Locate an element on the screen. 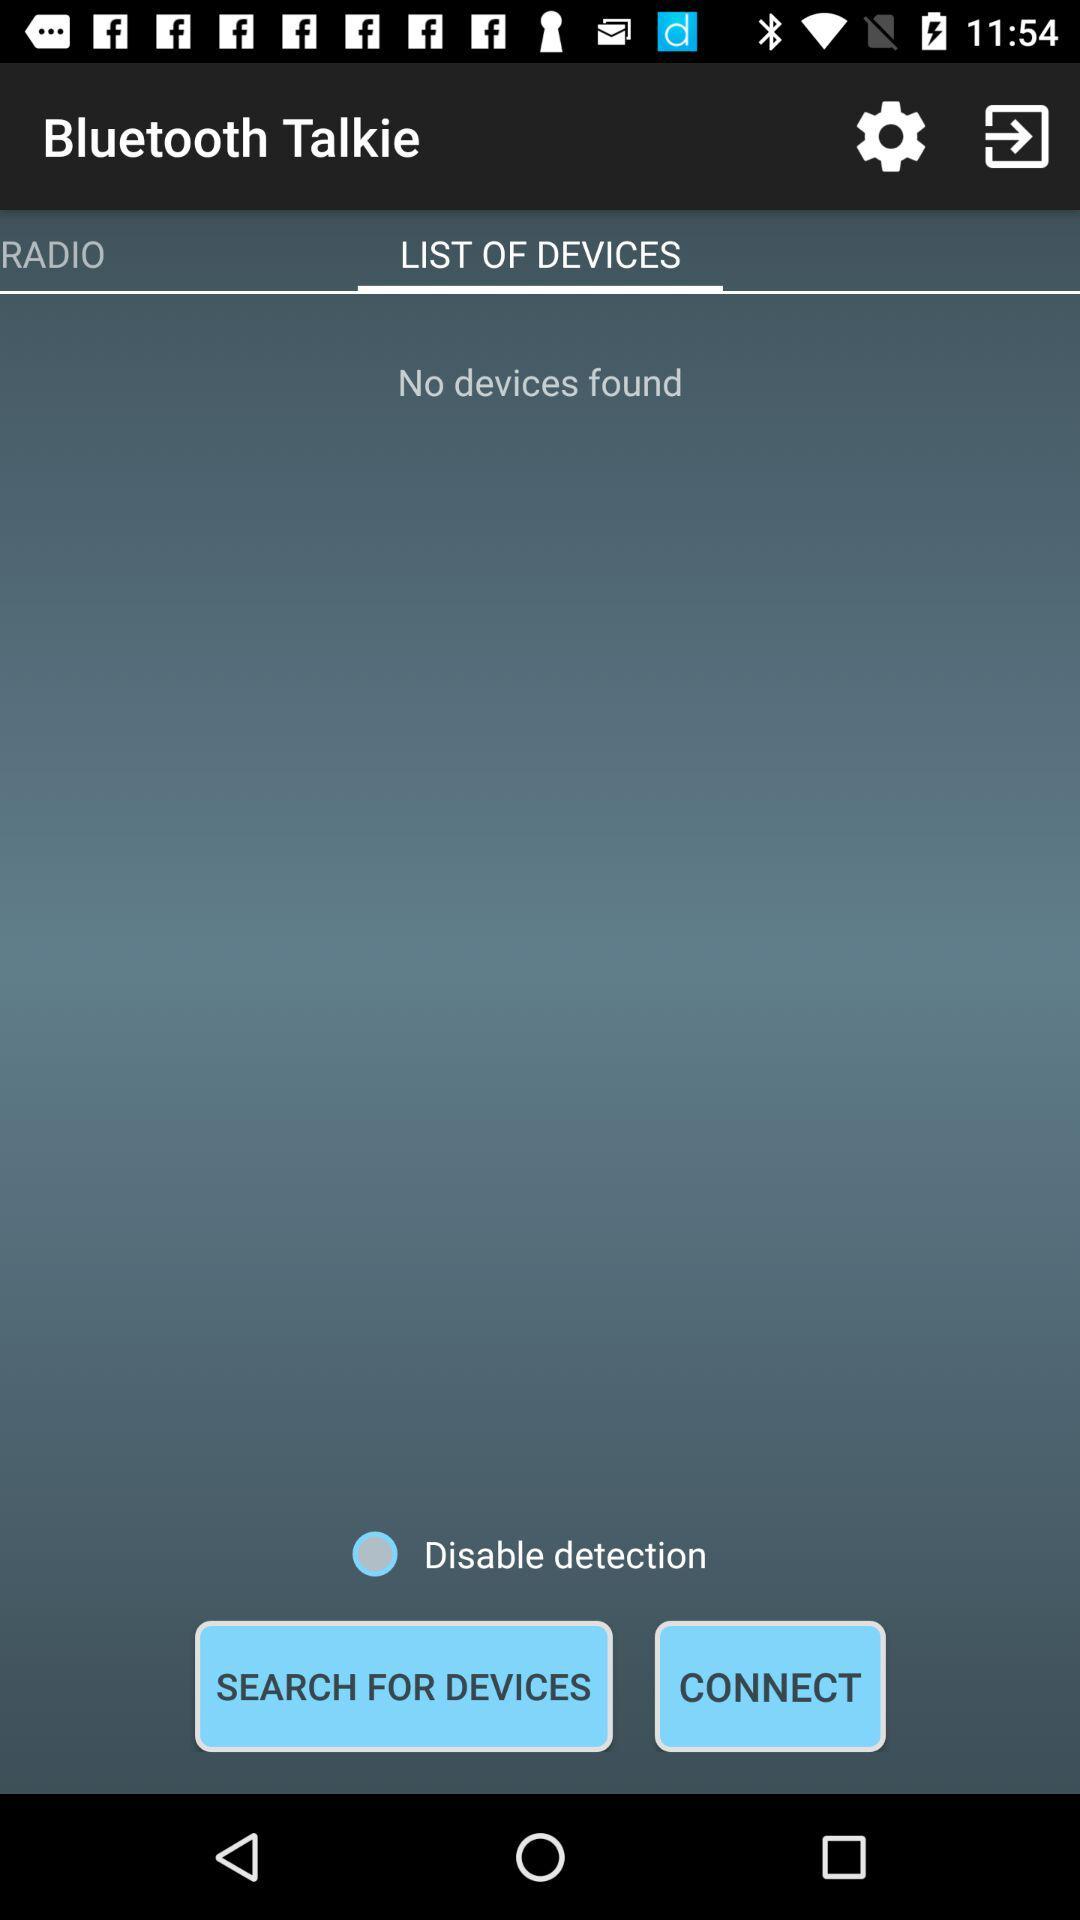 This screenshot has width=1080, height=1920. the item next to the bluetooth talkie is located at coordinates (890, 135).